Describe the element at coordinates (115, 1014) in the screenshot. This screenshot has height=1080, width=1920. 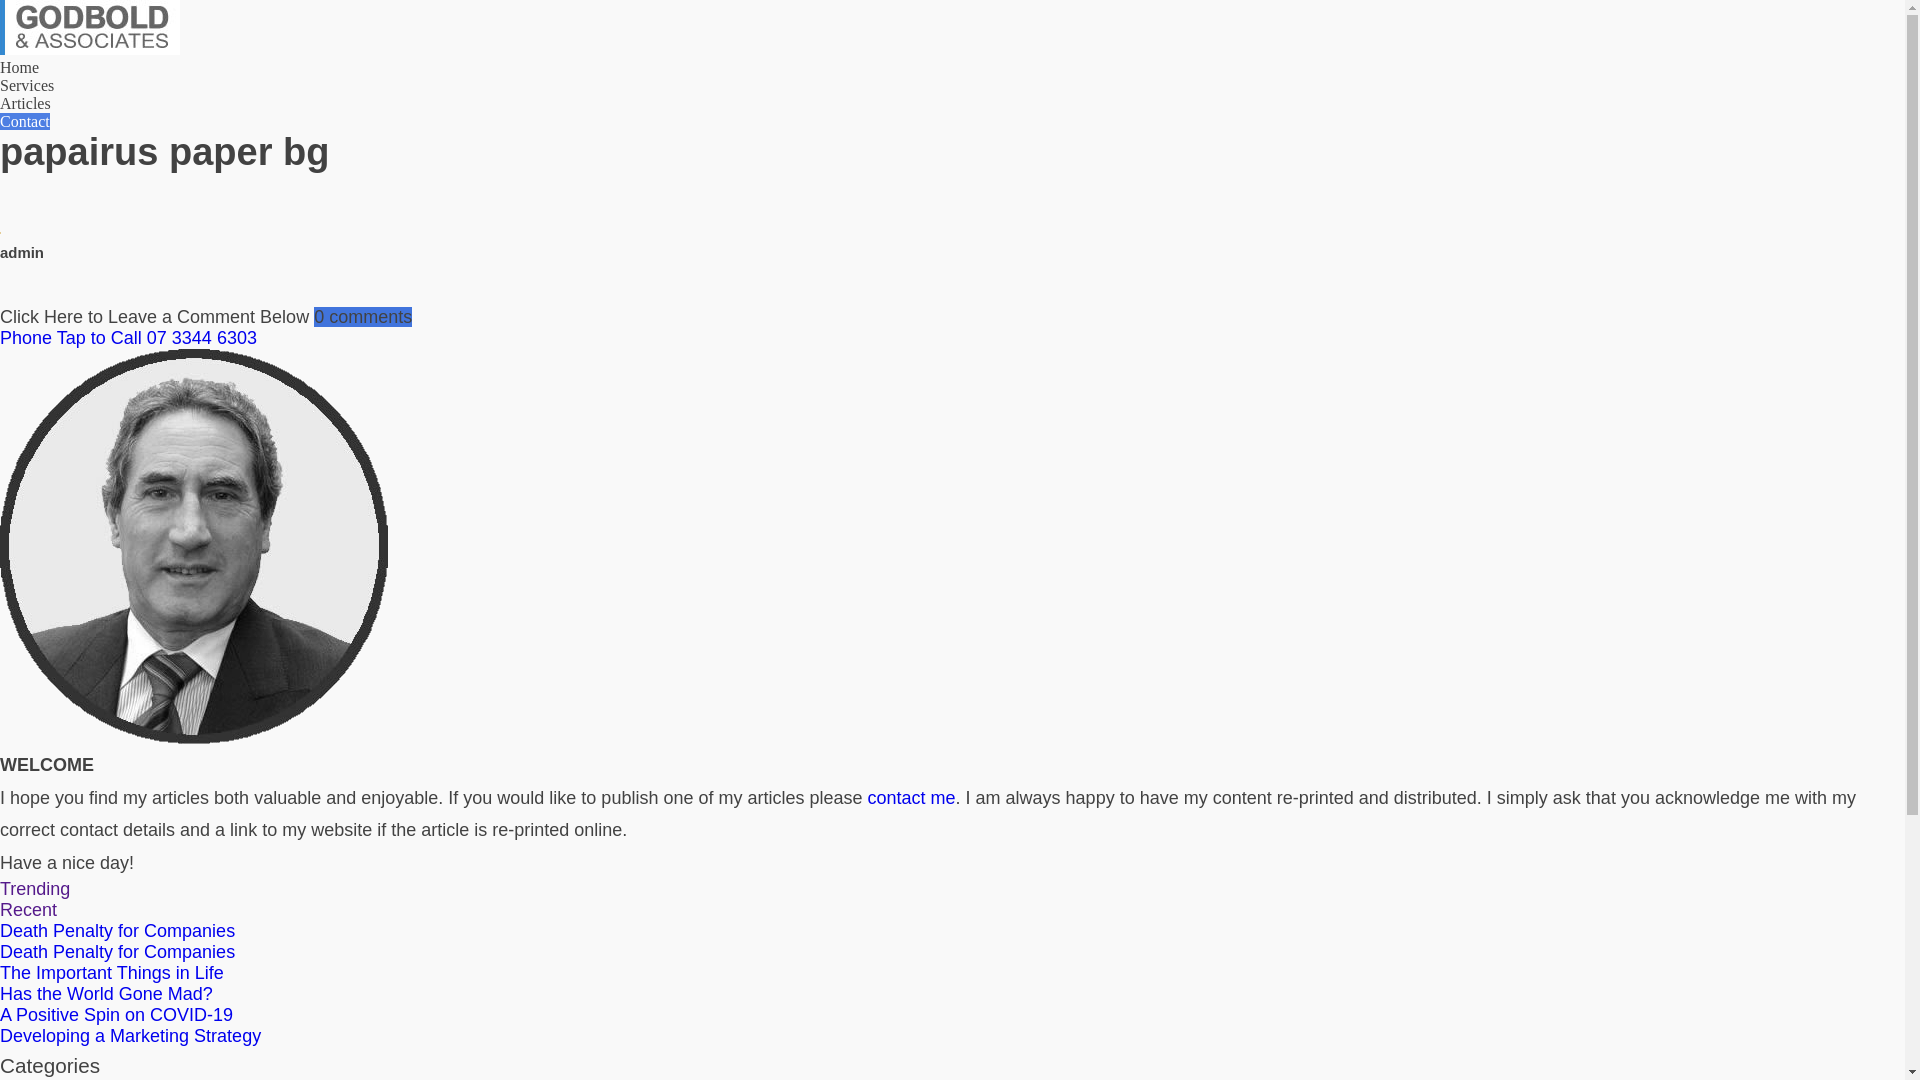
I see `'A Positive Spin on COVID-19'` at that location.